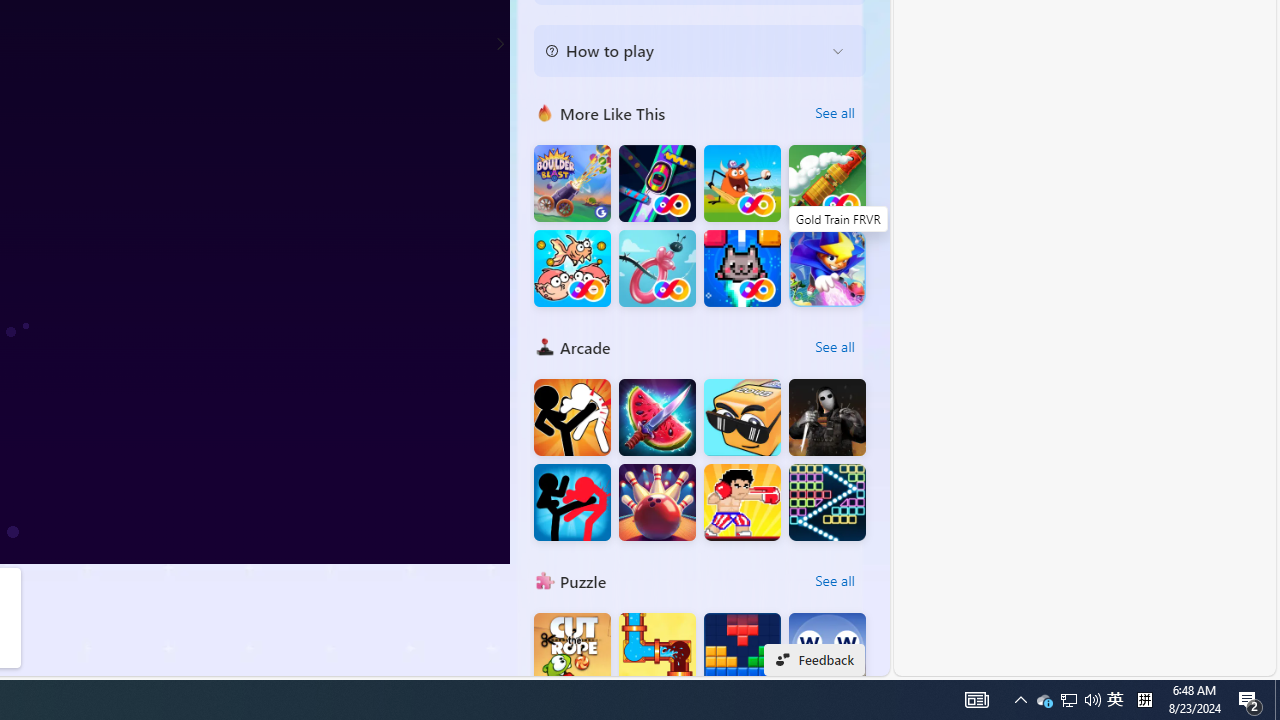 This screenshot has height=720, width=1280. Describe the element at coordinates (657, 501) in the screenshot. I see `'Super Bowling Mania'` at that location.